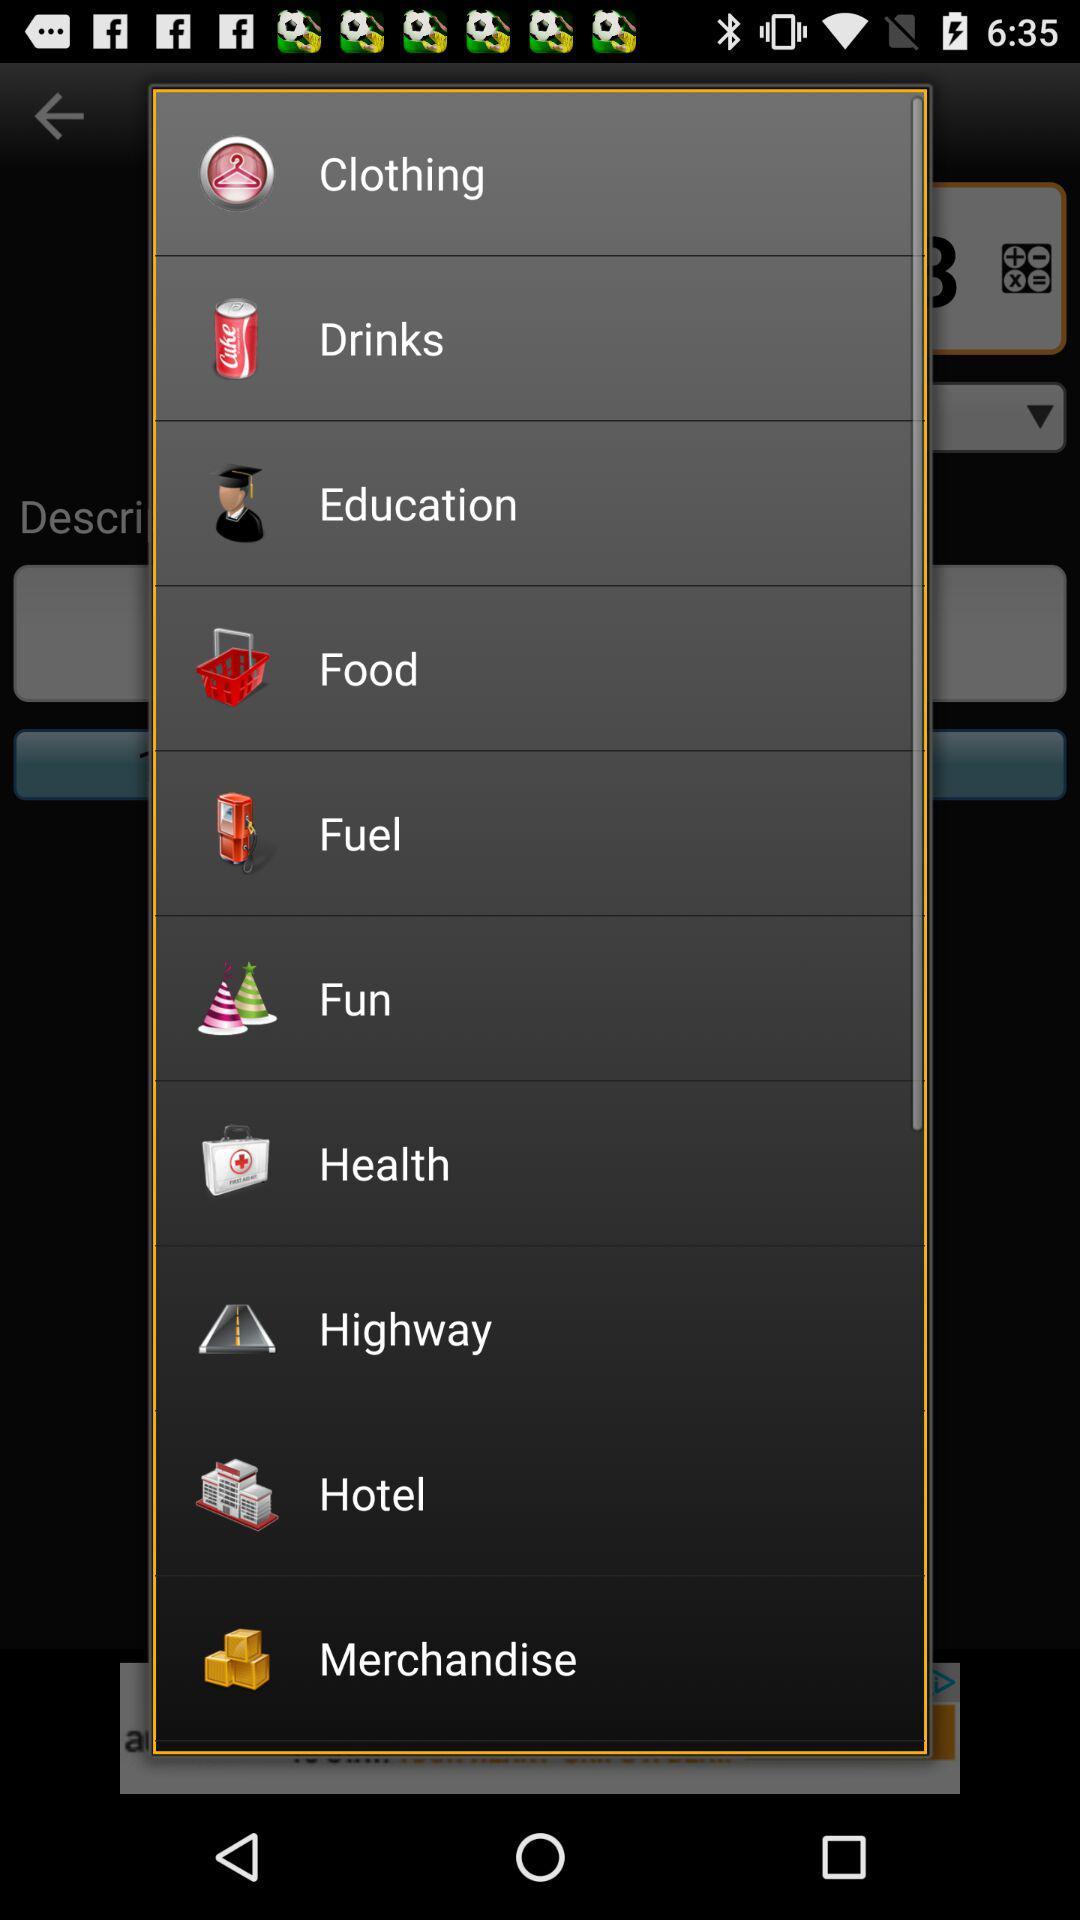 This screenshot has width=1080, height=1920. What do you see at coordinates (607, 172) in the screenshot?
I see `clothing` at bounding box center [607, 172].